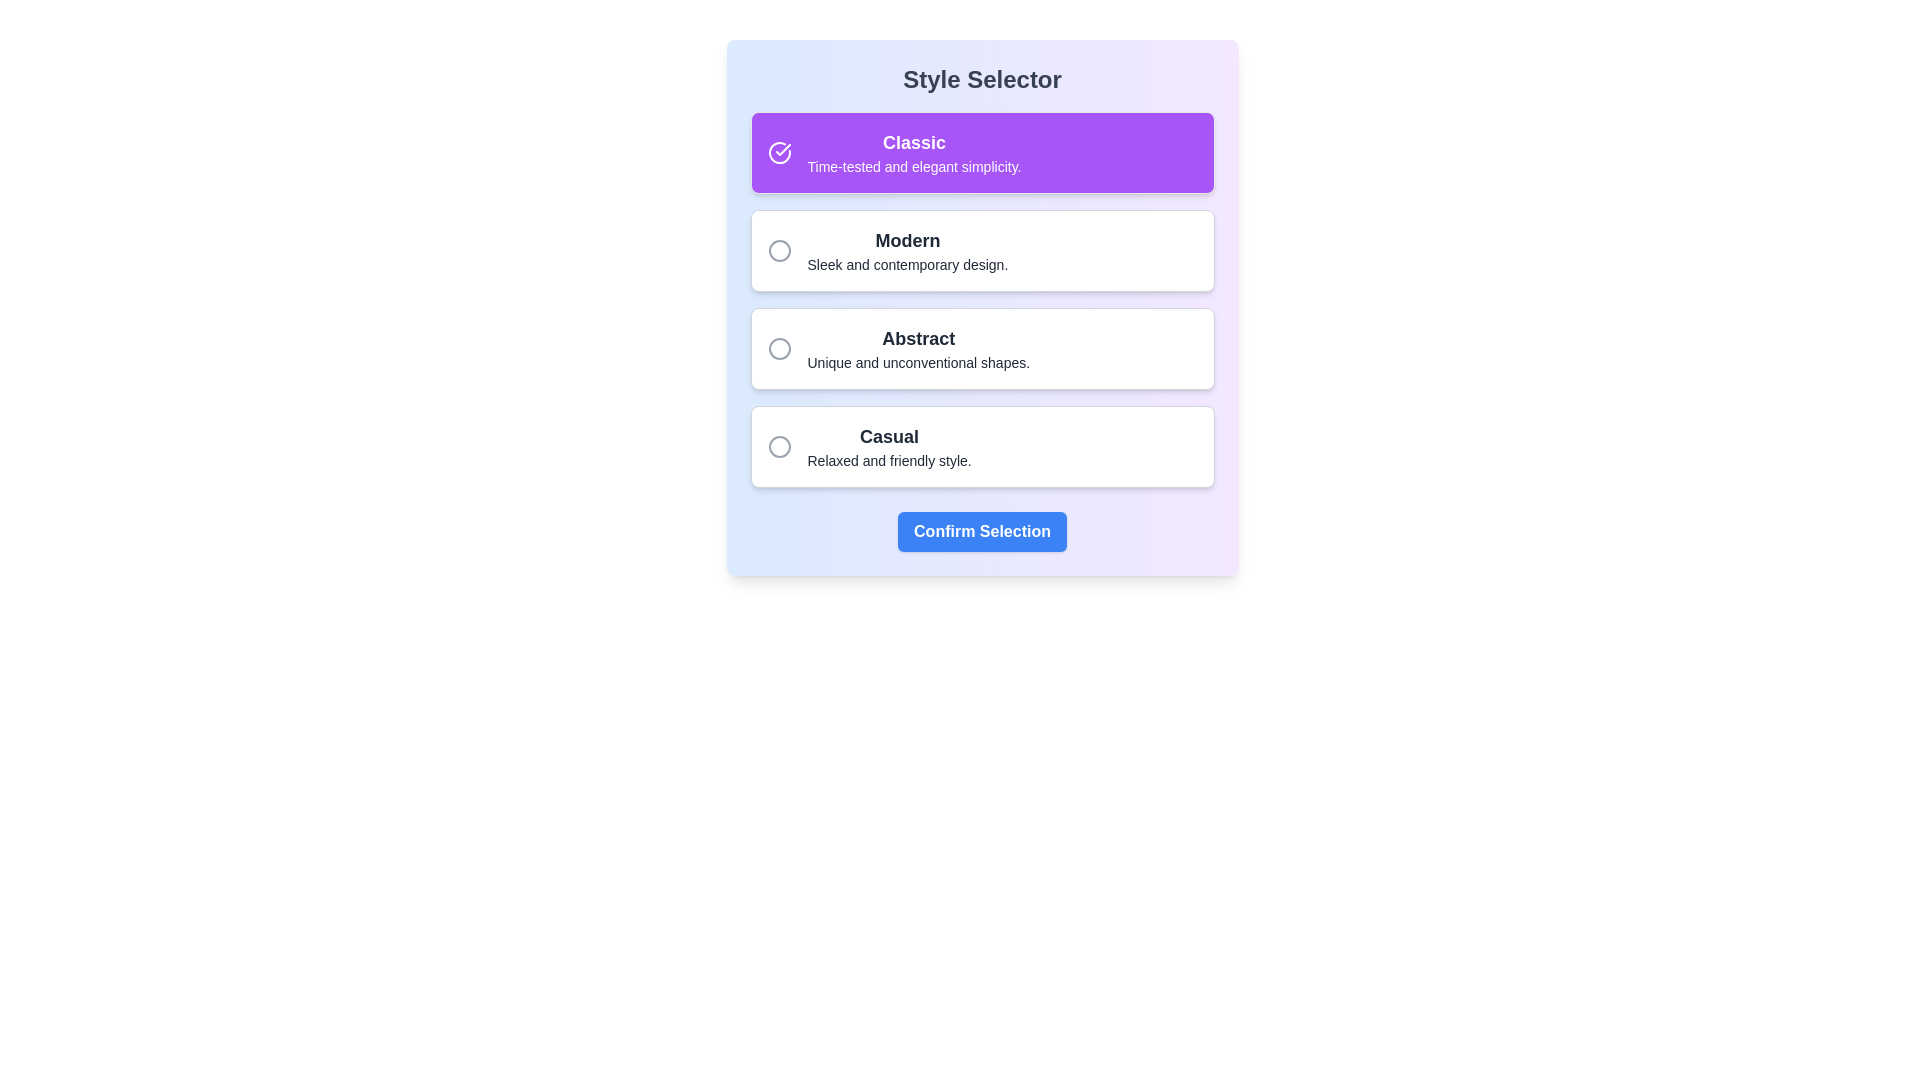  Describe the element at coordinates (778, 347) in the screenshot. I see `the SVG Circle representing the 'Abstract' style option by moving the cursor to its center point` at that location.